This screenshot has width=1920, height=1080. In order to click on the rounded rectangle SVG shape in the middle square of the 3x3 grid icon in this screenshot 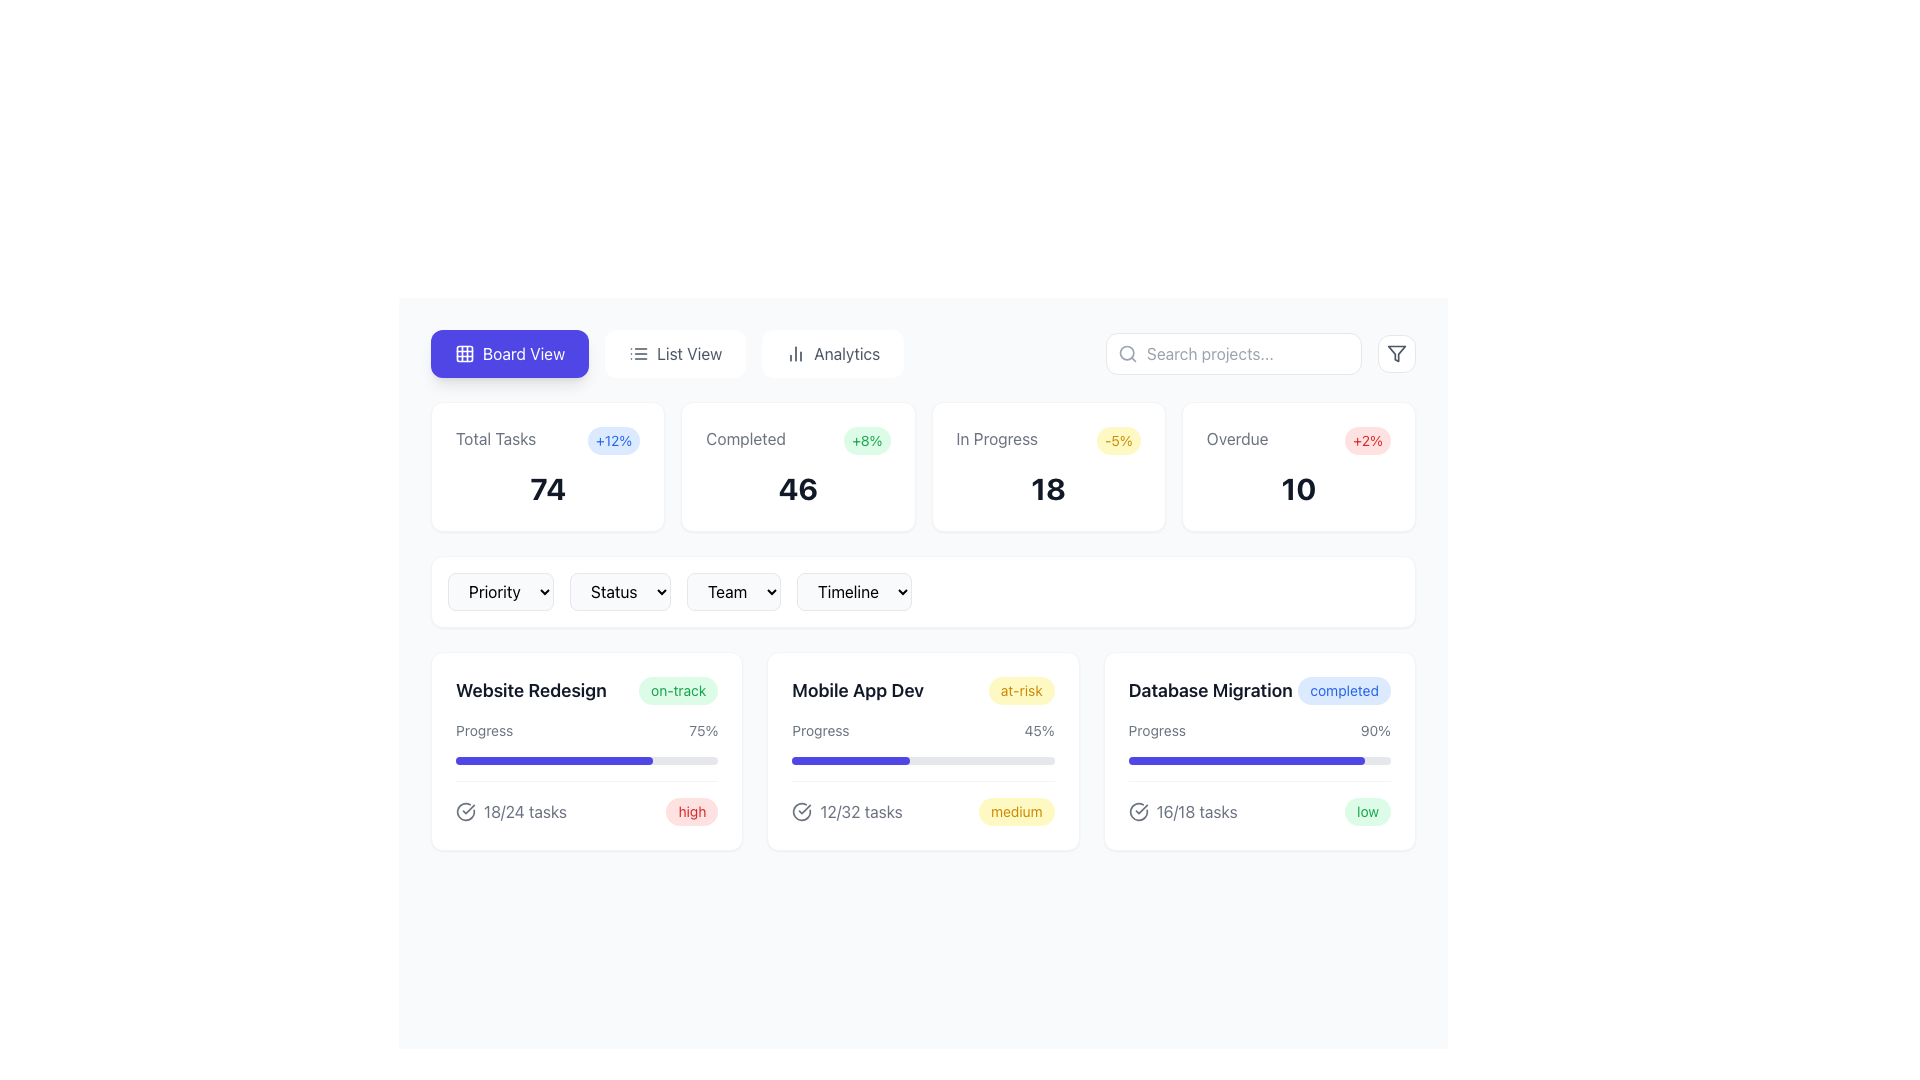, I will do `click(464, 353)`.